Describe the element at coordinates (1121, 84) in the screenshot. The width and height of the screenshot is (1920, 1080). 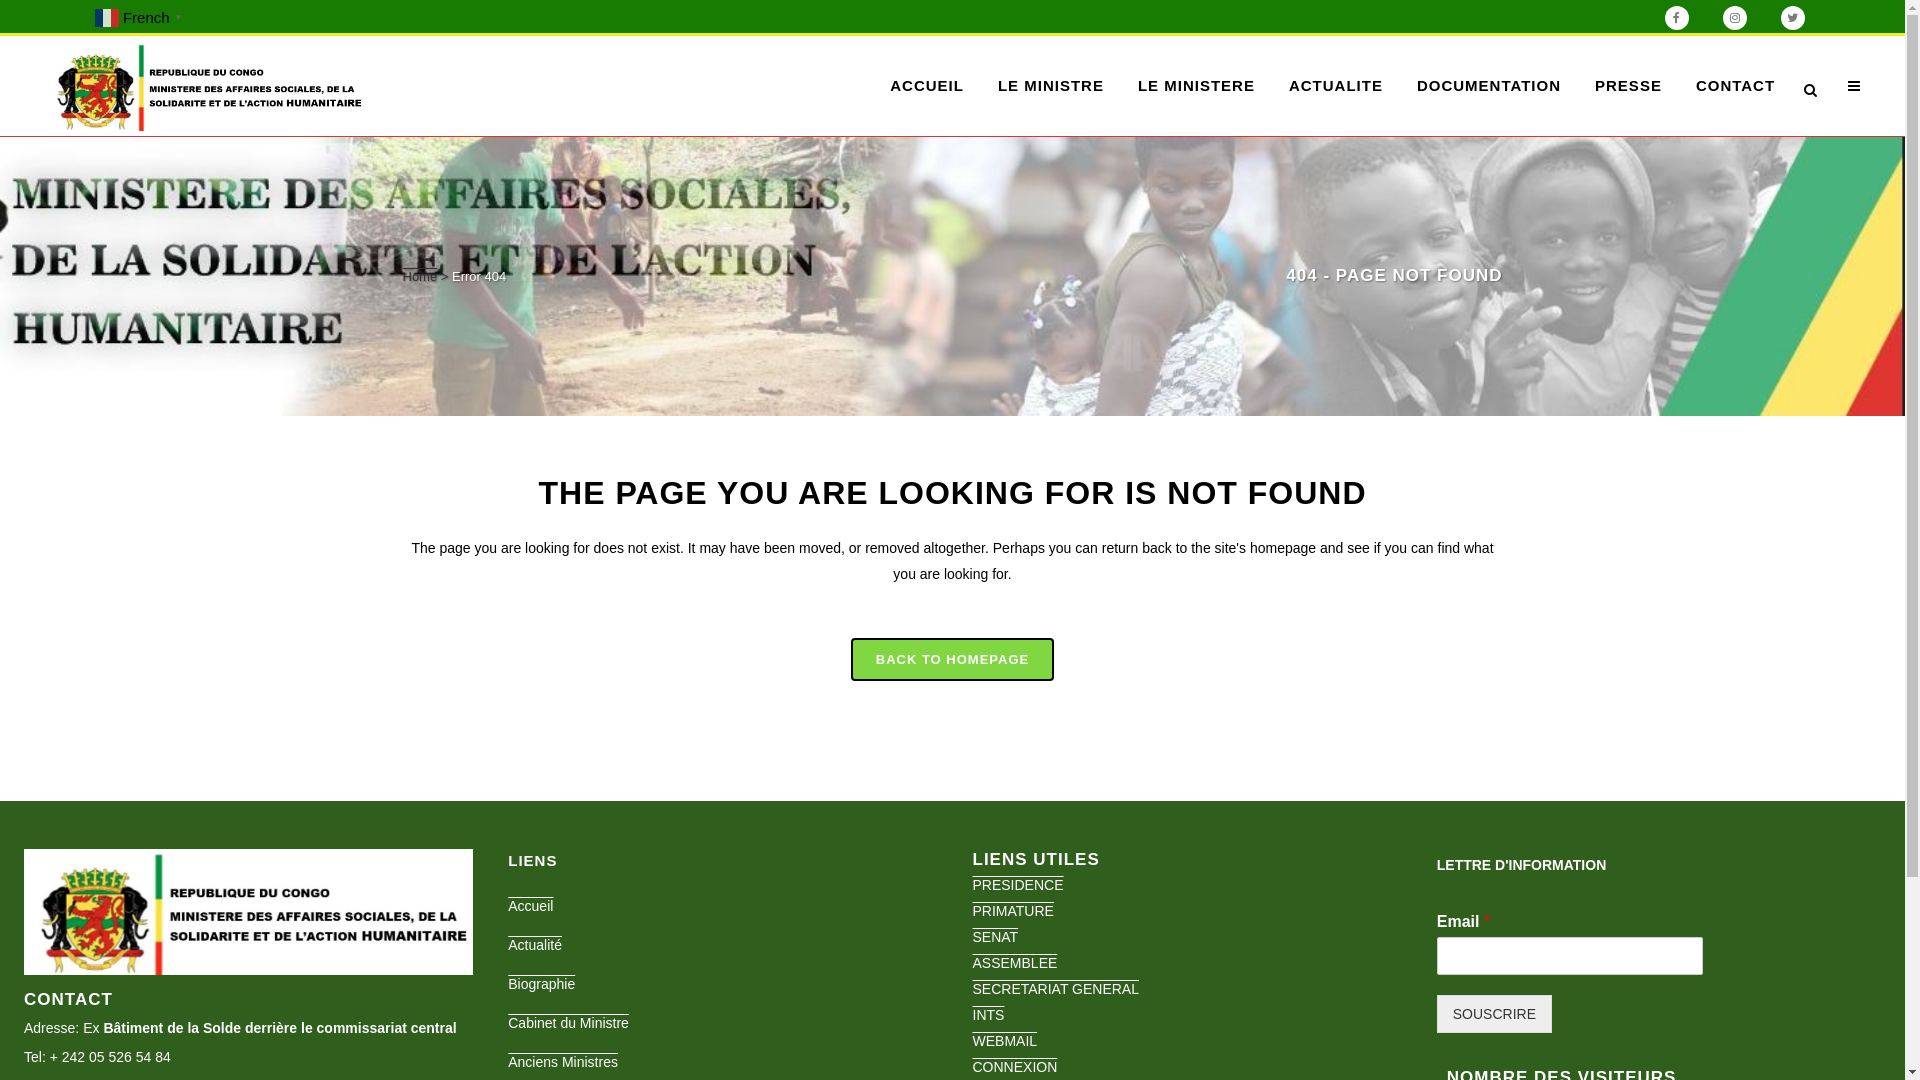
I see `'LE MINISTERE'` at that location.